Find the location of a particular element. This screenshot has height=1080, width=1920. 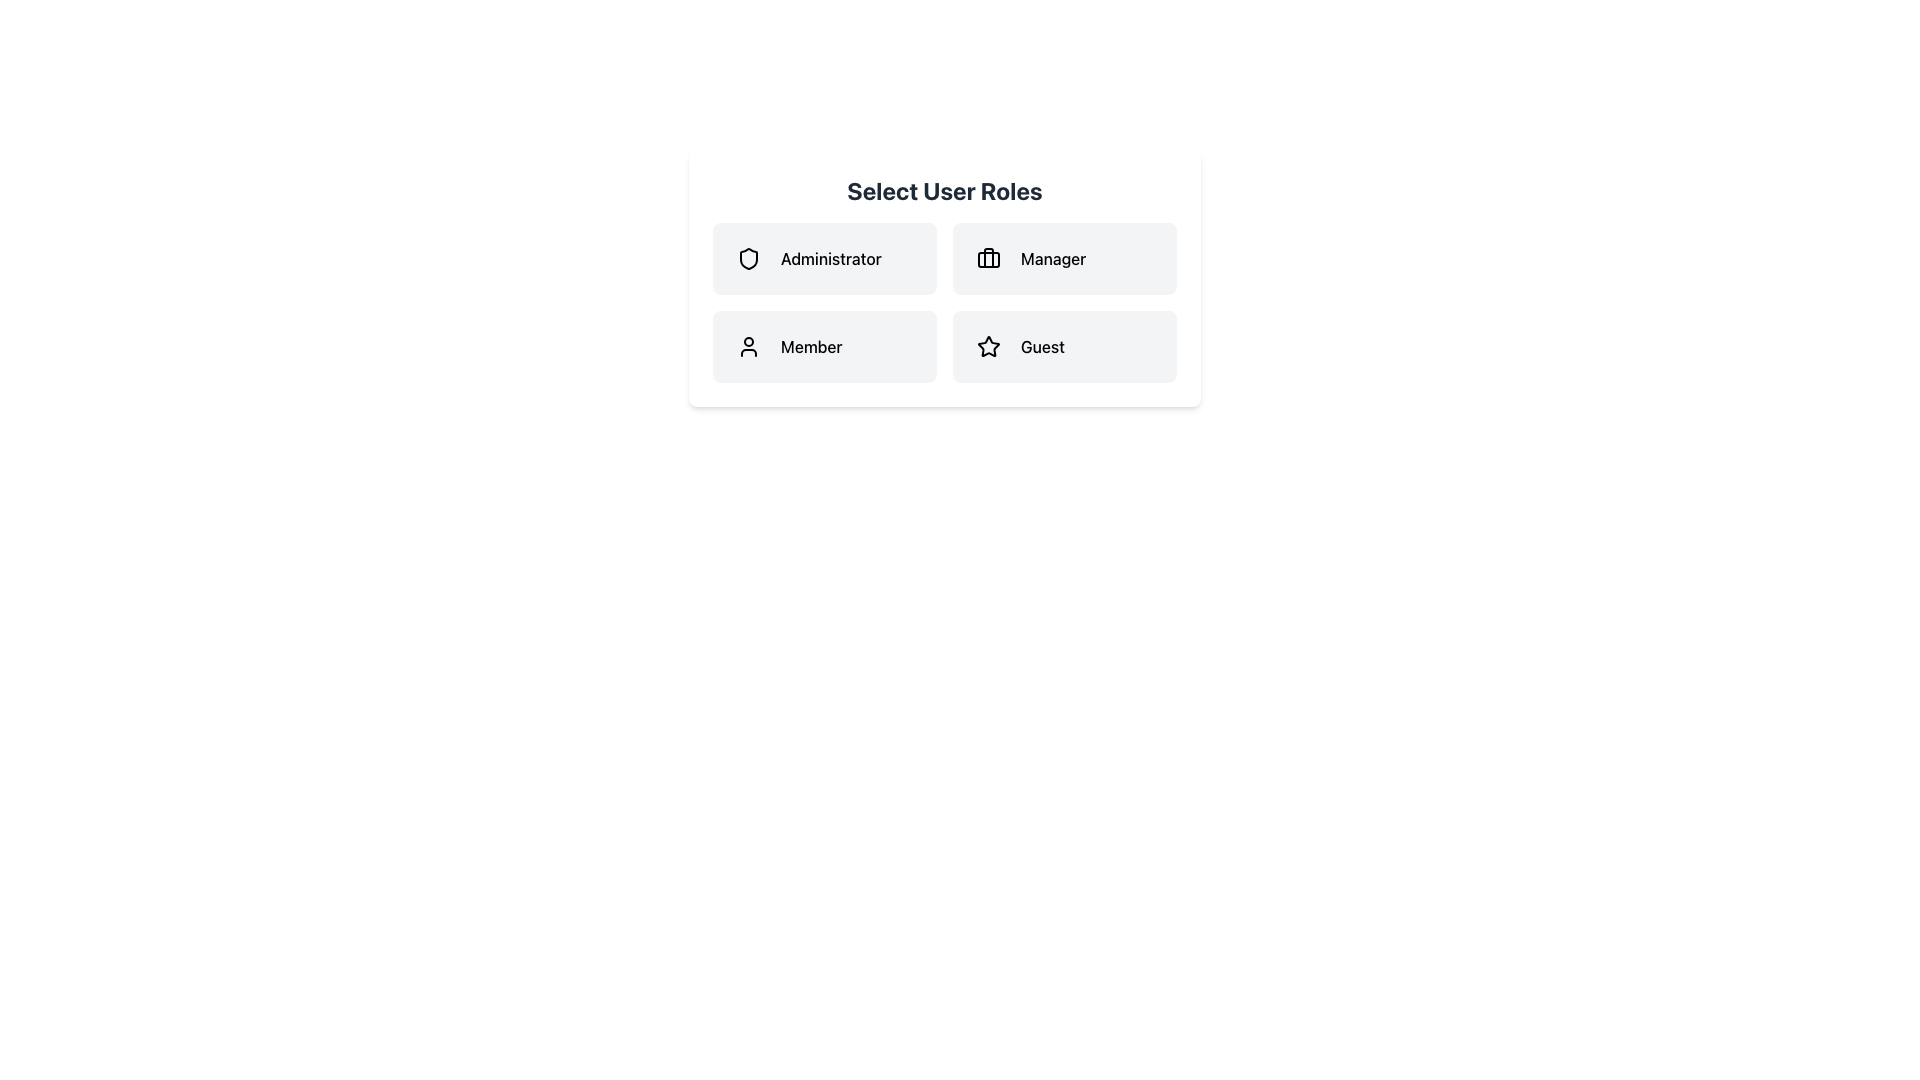

the 'Administrator' static text element, which is styled in medium font-weight and appears in black on a light gray background, located within the Administrator card in the top-left quadrant of the role selection grid is located at coordinates (831, 257).